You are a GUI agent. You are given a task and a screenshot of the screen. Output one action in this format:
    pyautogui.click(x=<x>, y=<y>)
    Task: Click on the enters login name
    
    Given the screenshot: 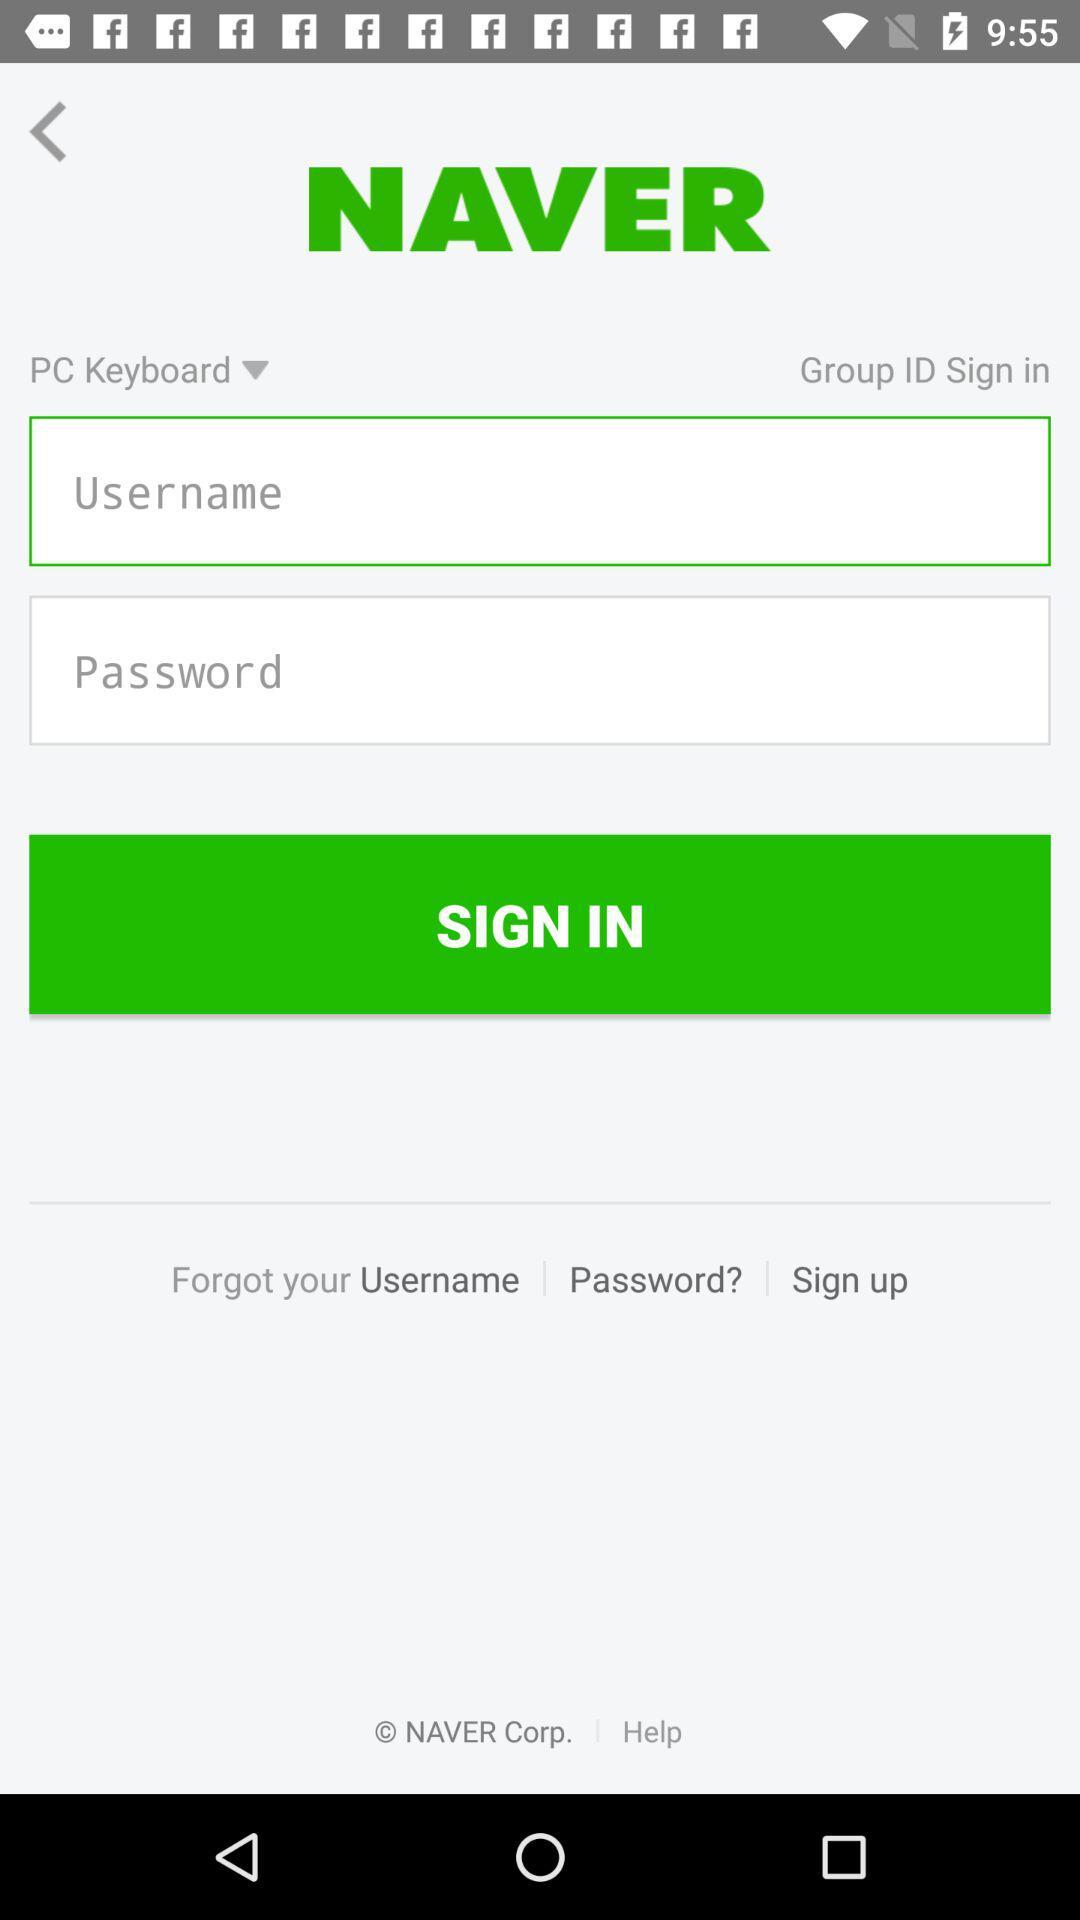 What is the action you would take?
    pyautogui.click(x=540, y=491)
    